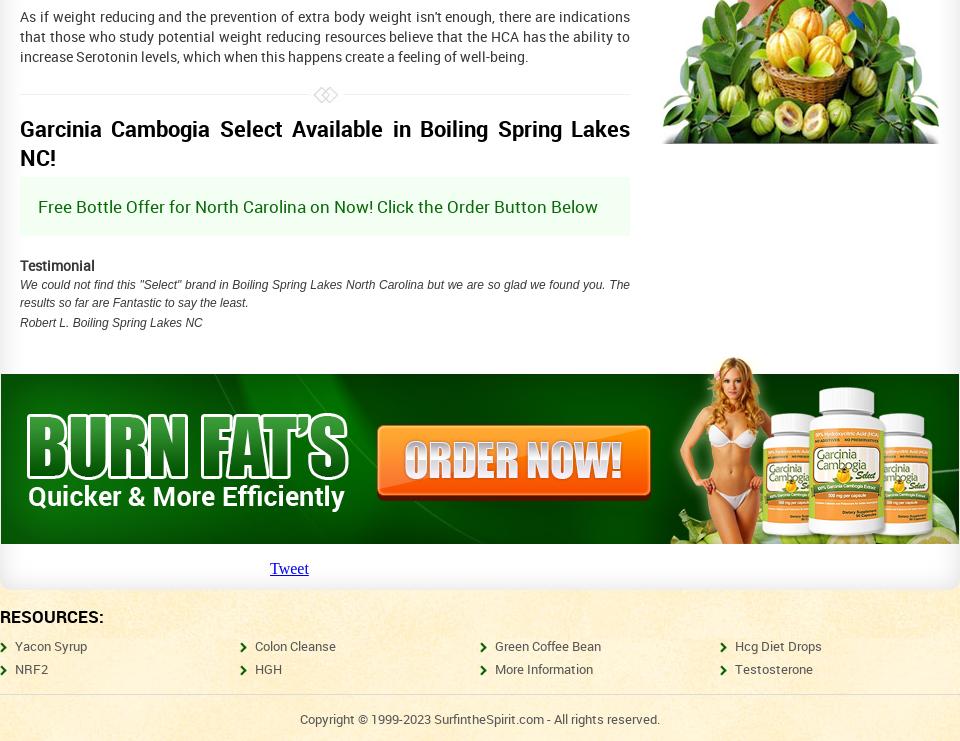 This screenshot has height=741, width=960. Describe the element at coordinates (110, 323) in the screenshot. I see `'Robert L. Boiling Spring Lakes NC'` at that location.